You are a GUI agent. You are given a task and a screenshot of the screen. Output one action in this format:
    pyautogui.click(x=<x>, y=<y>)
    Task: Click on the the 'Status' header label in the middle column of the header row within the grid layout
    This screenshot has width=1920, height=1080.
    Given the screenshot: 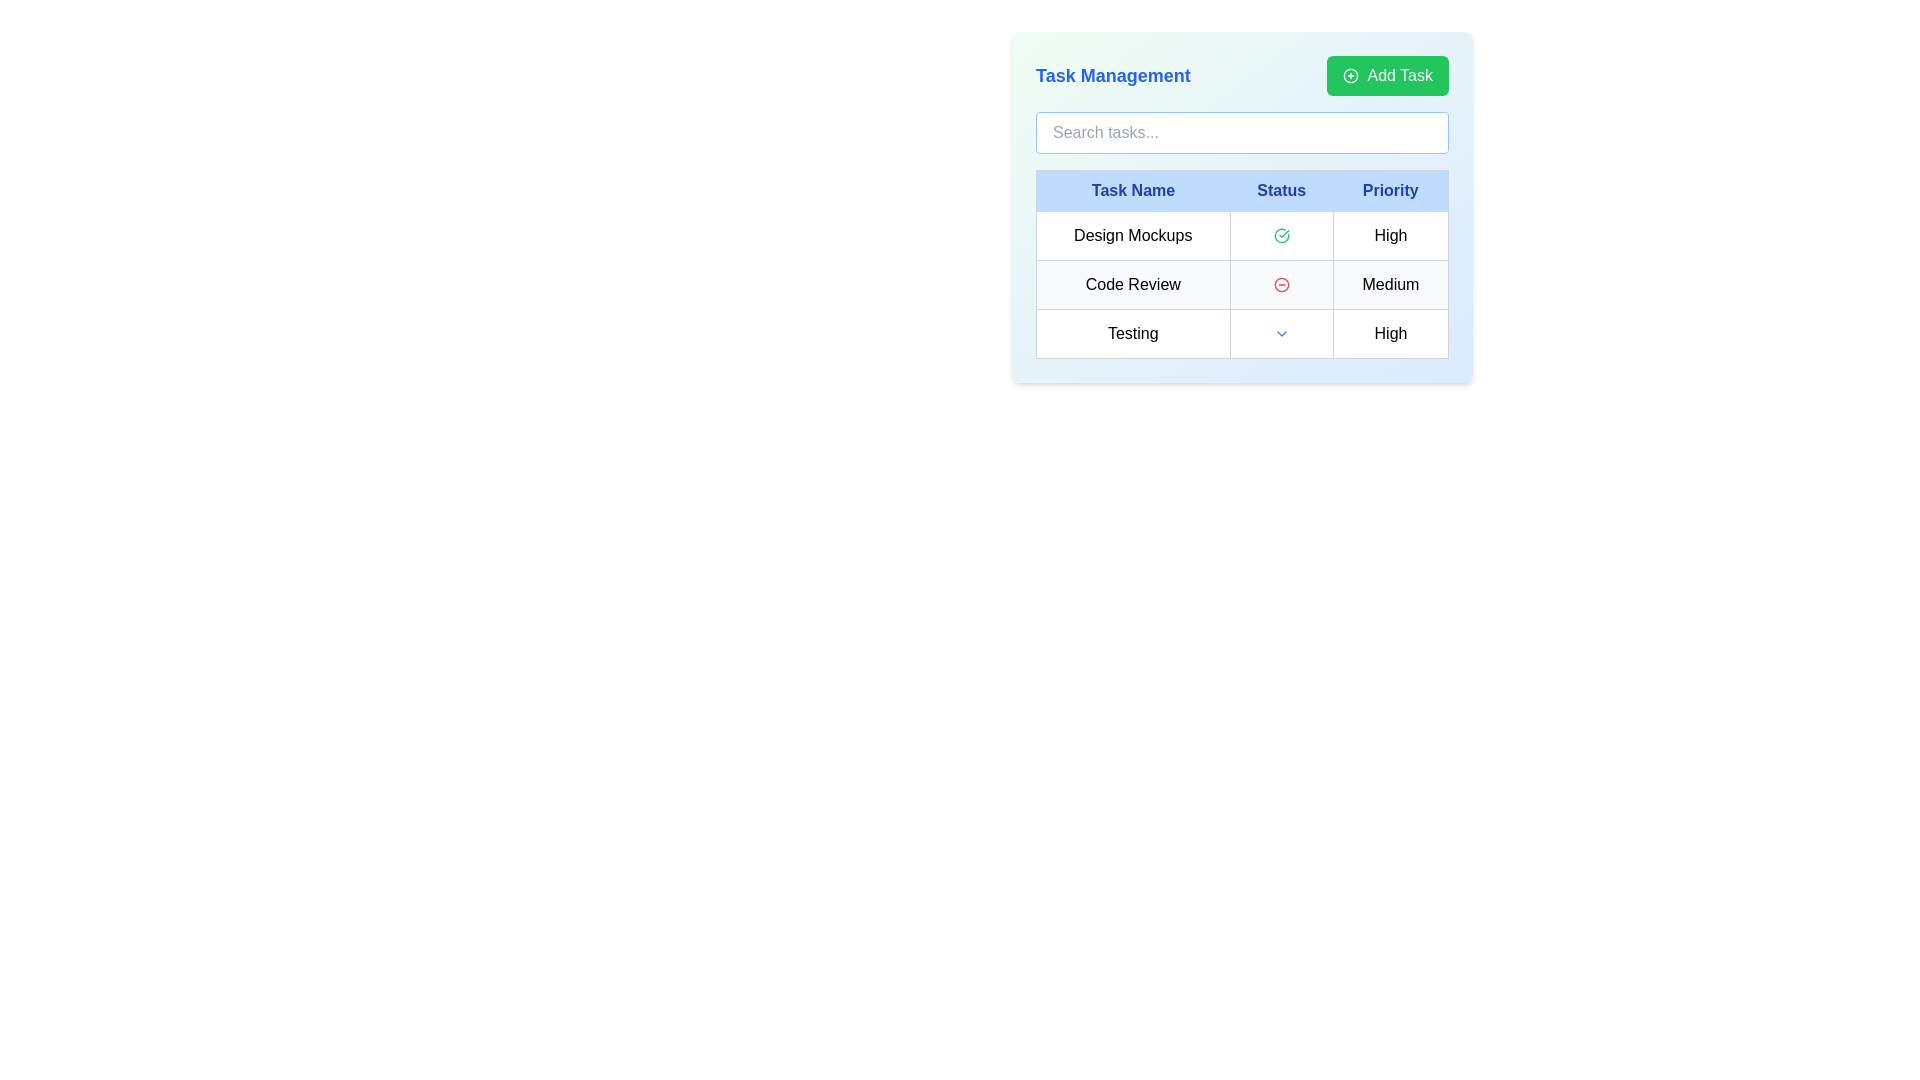 What is the action you would take?
    pyautogui.click(x=1281, y=191)
    